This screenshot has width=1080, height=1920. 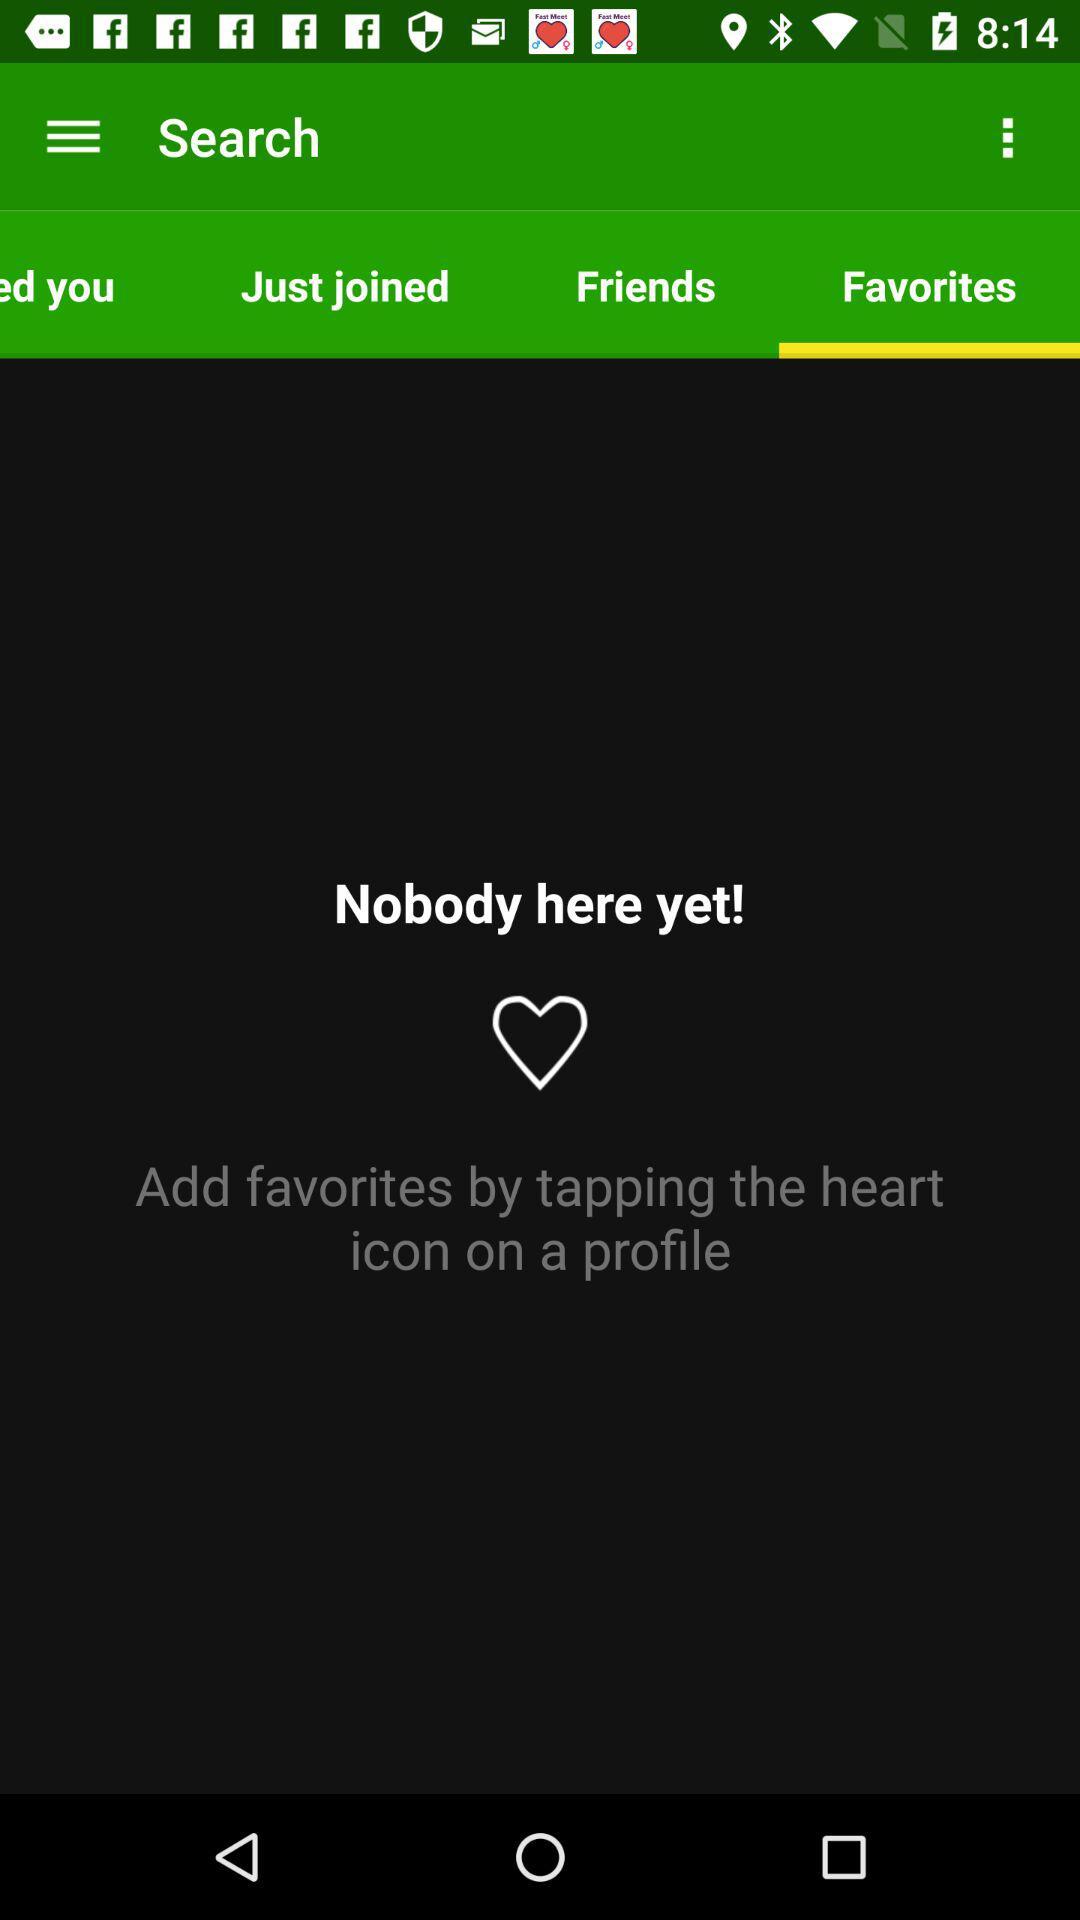 I want to click on the item next to the favorites icon, so click(x=646, y=283).